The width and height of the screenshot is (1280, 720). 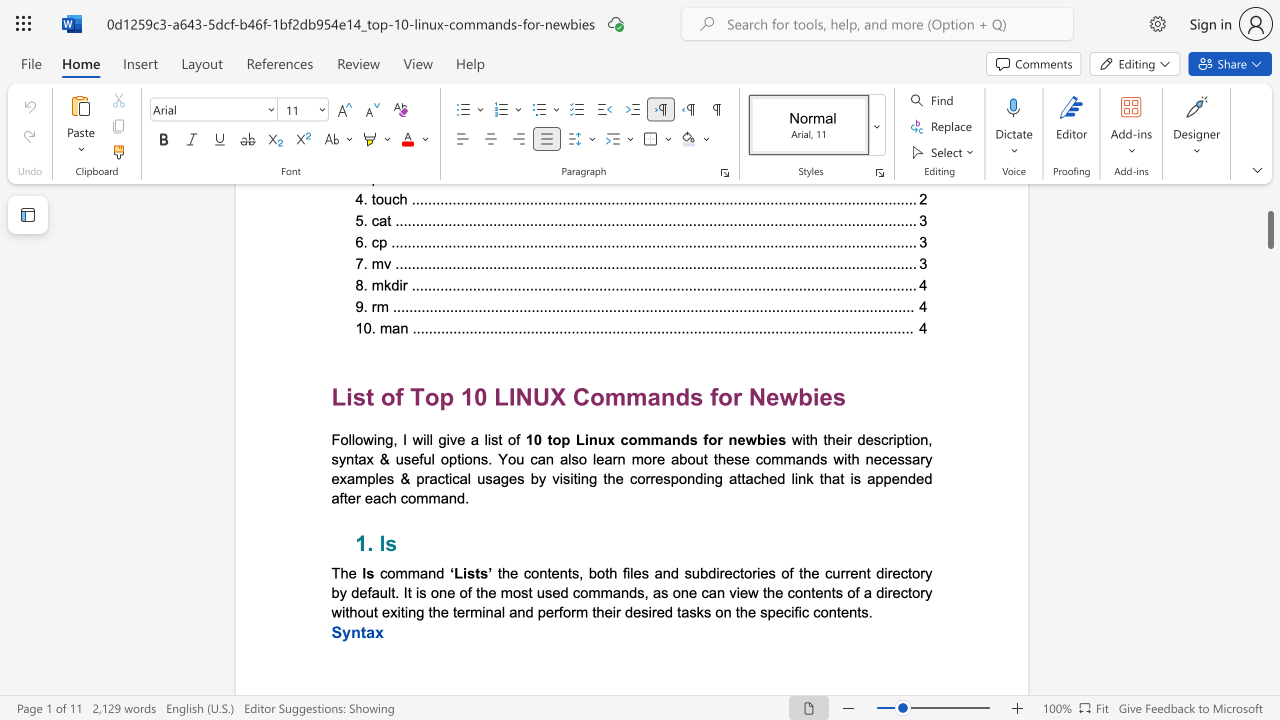 What do you see at coordinates (447, 497) in the screenshot?
I see `the subset text "nd" within the text "with their description, syntax & useful options. You can also learn more about these commands with necessary examples & practical usages by visiting the corresponding attached link that is appended after each command."` at bounding box center [447, 497].